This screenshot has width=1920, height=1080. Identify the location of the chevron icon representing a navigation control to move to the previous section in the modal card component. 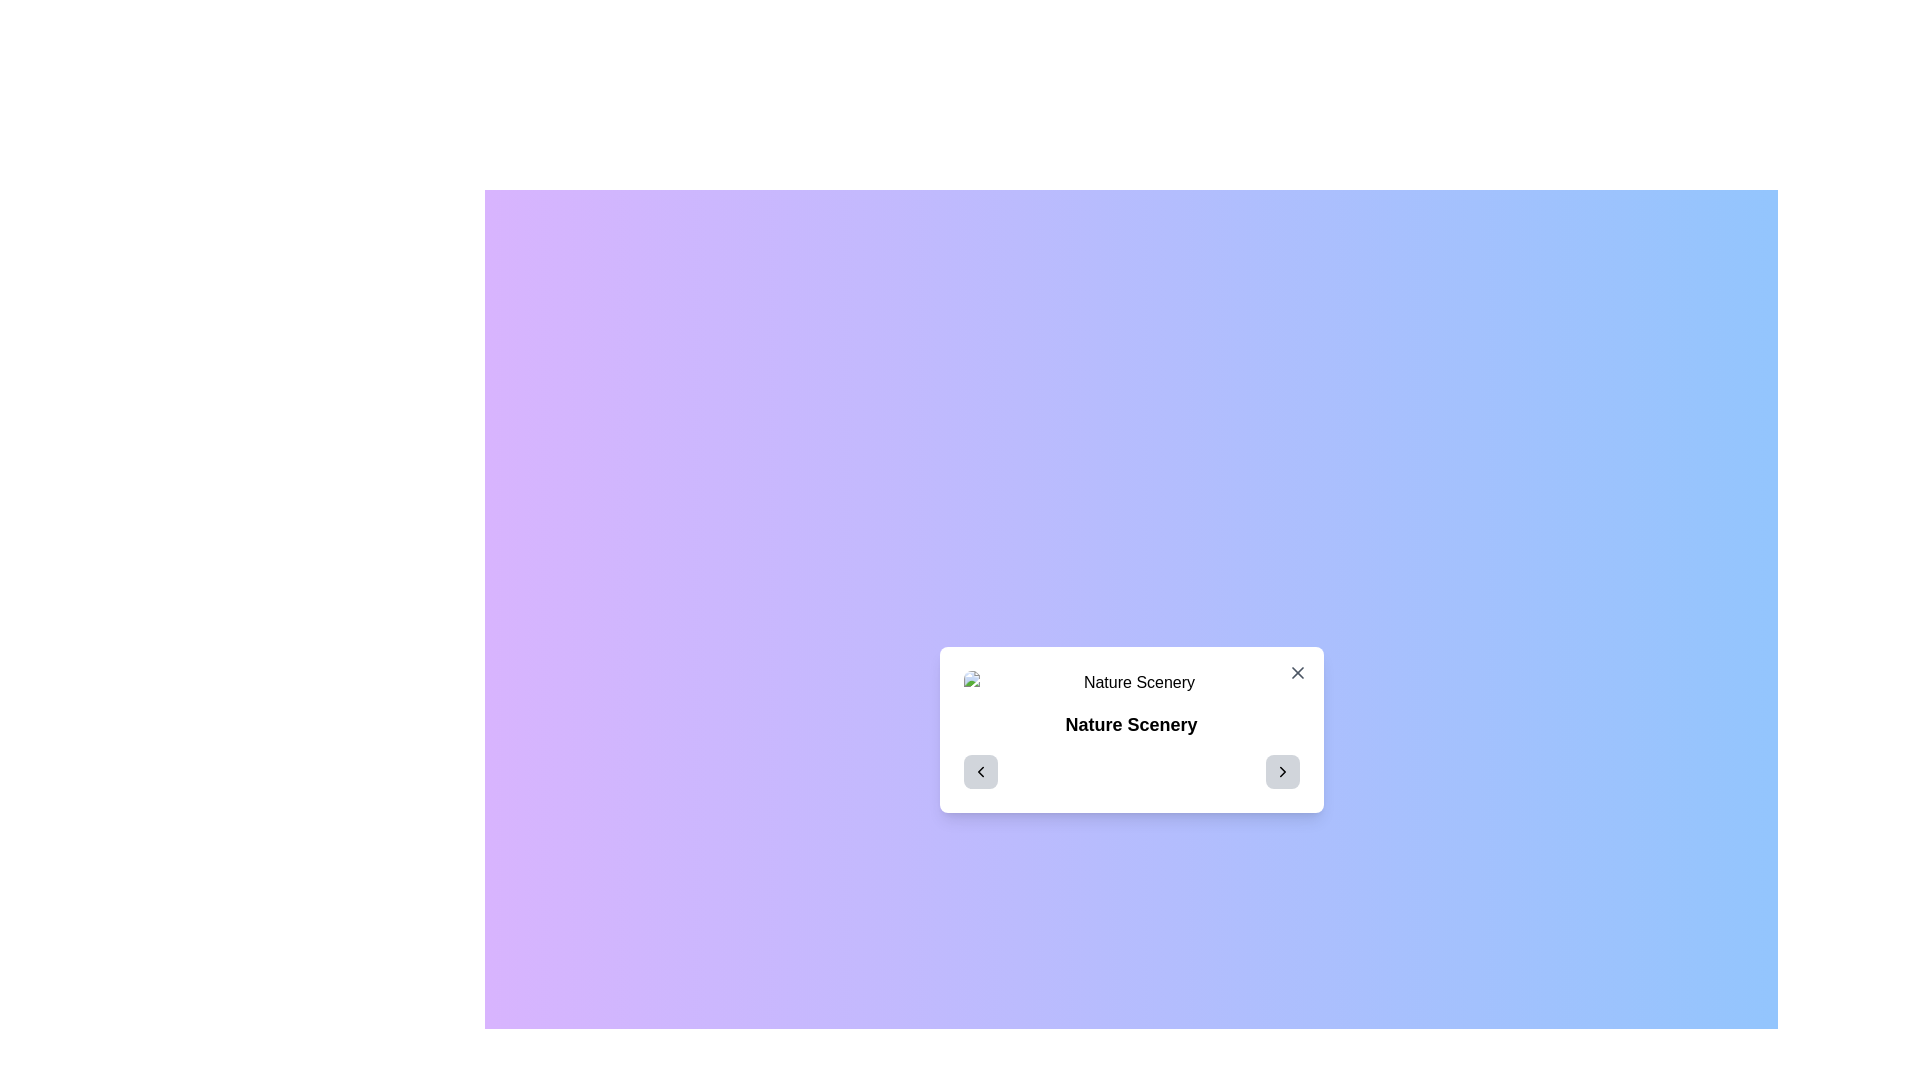
(980, 770).